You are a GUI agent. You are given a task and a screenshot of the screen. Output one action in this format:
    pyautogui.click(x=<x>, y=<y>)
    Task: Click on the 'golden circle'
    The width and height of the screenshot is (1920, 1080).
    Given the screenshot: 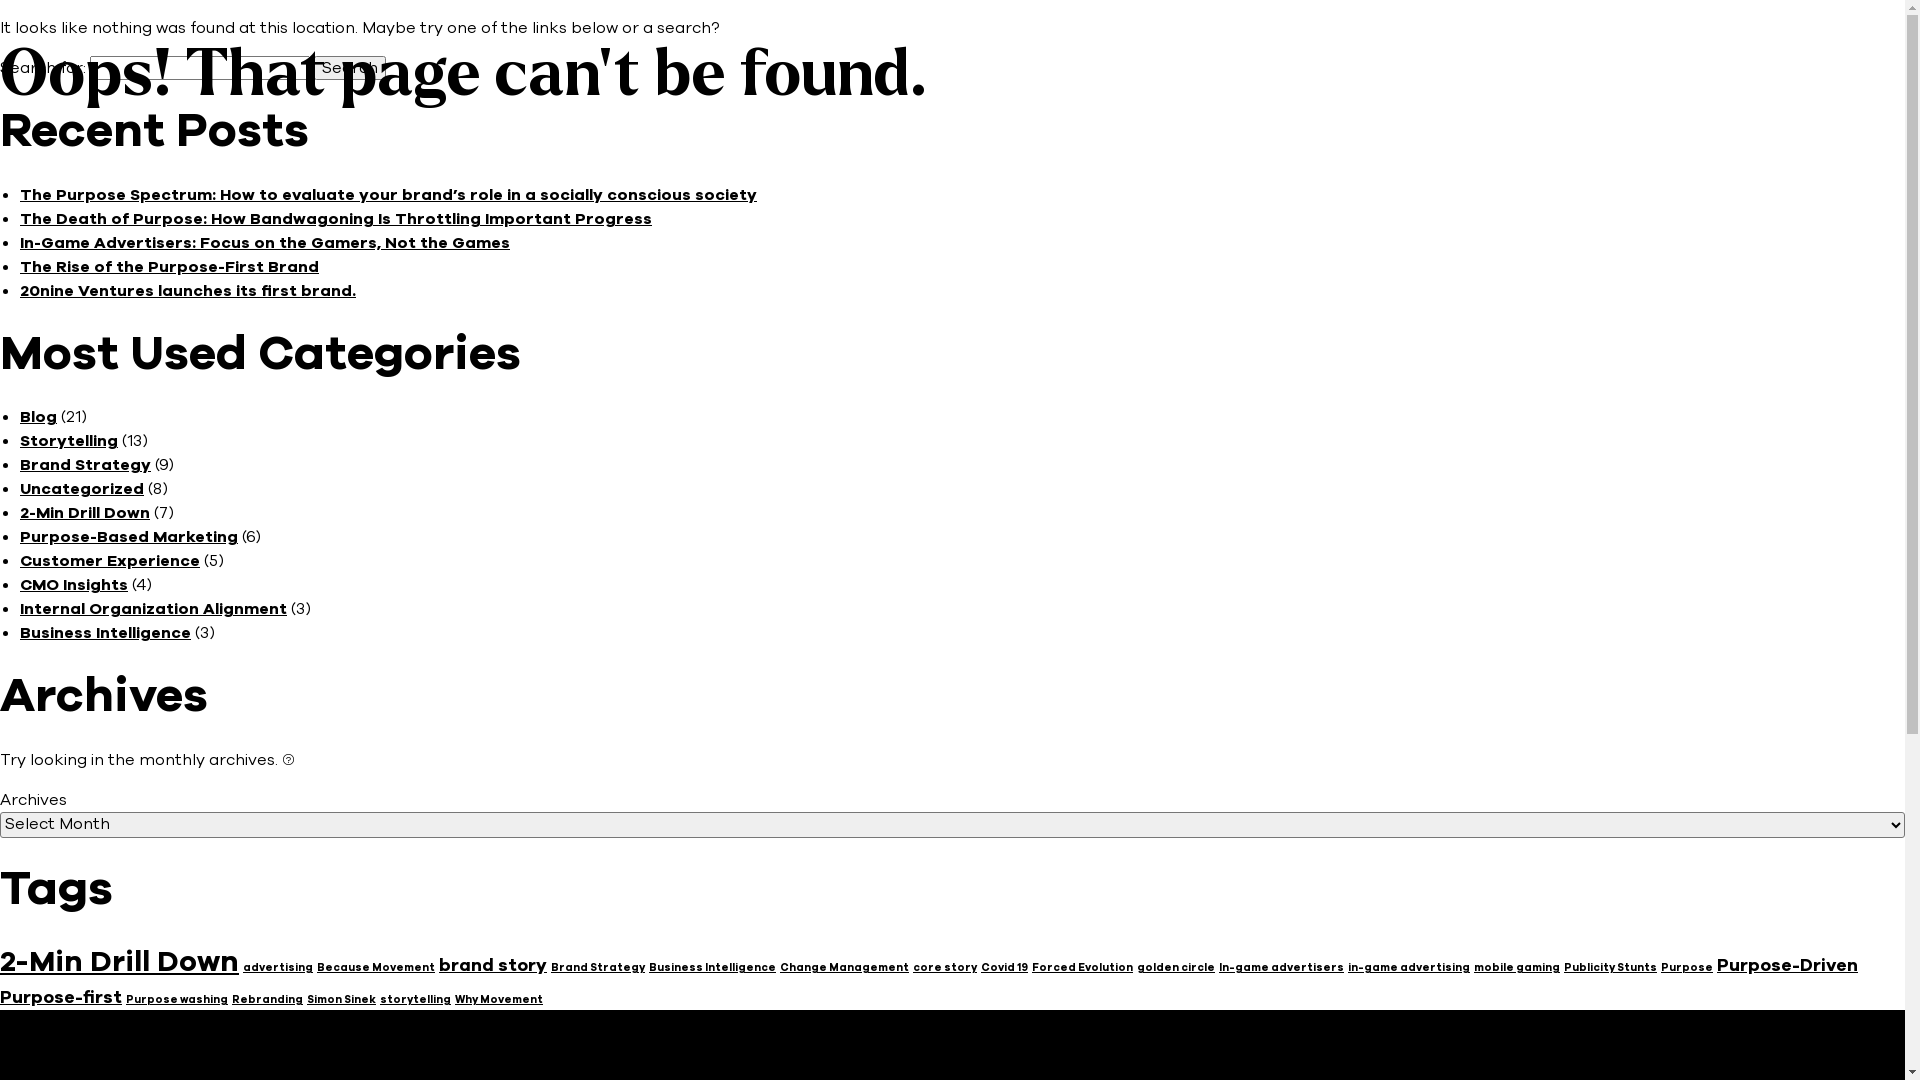 What is the action you would take?
    pyautogui.click(x=1176, y=966)
    